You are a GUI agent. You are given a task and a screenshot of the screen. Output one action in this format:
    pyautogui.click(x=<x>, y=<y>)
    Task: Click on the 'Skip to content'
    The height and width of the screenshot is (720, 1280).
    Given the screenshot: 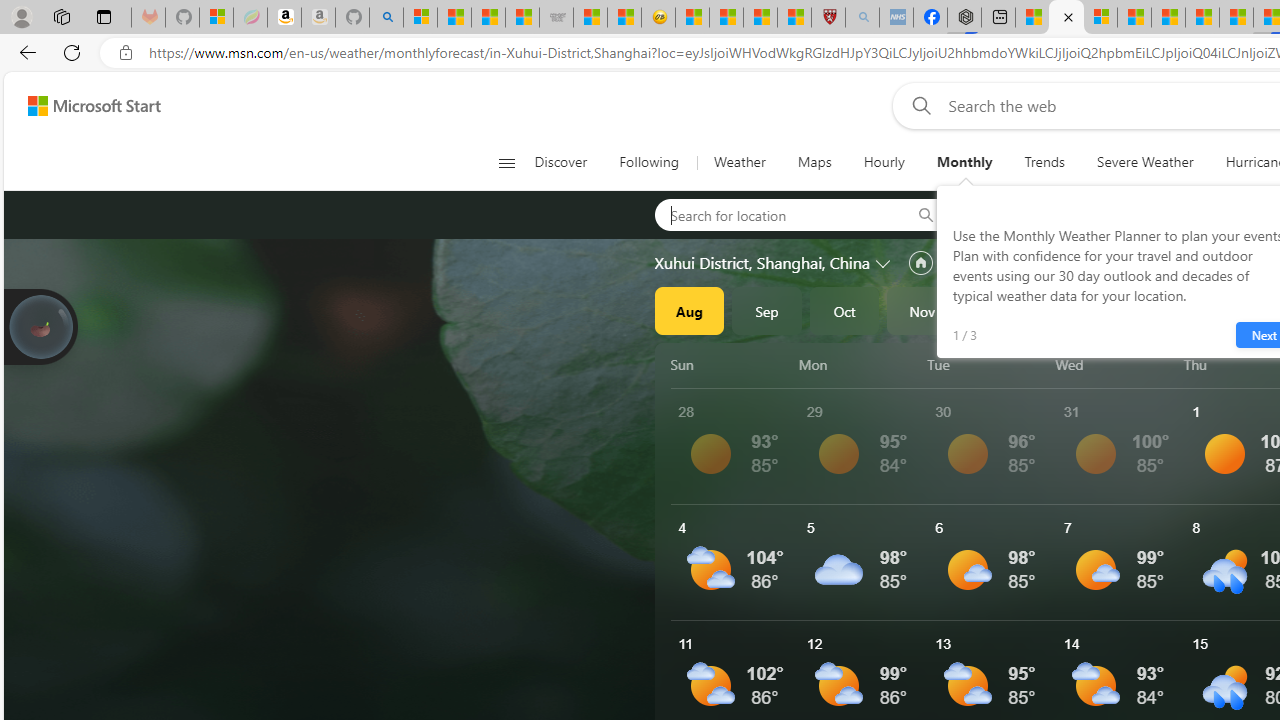 What is the action you would take?
    pyautogui.click(x=86, y=105)
    